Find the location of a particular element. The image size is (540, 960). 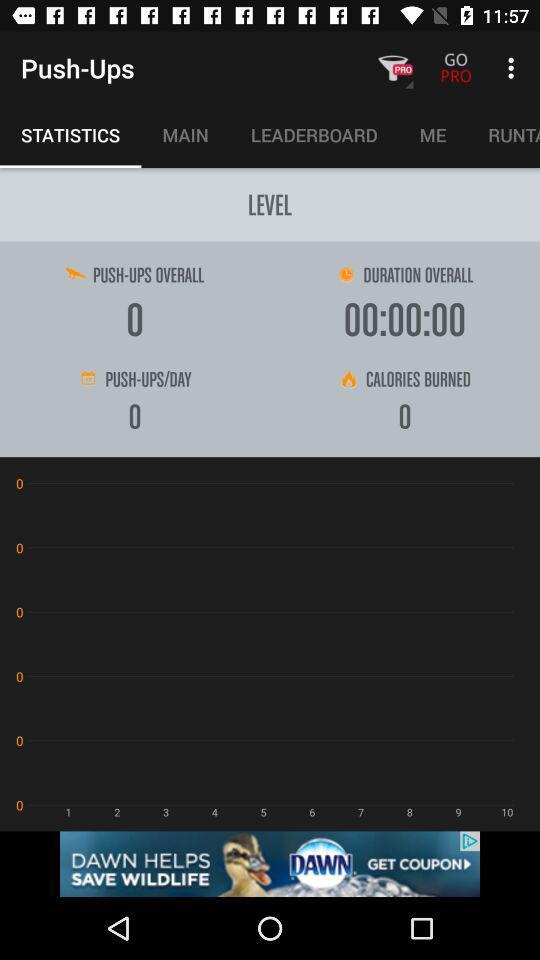

me is located at coordinates (432, 133).